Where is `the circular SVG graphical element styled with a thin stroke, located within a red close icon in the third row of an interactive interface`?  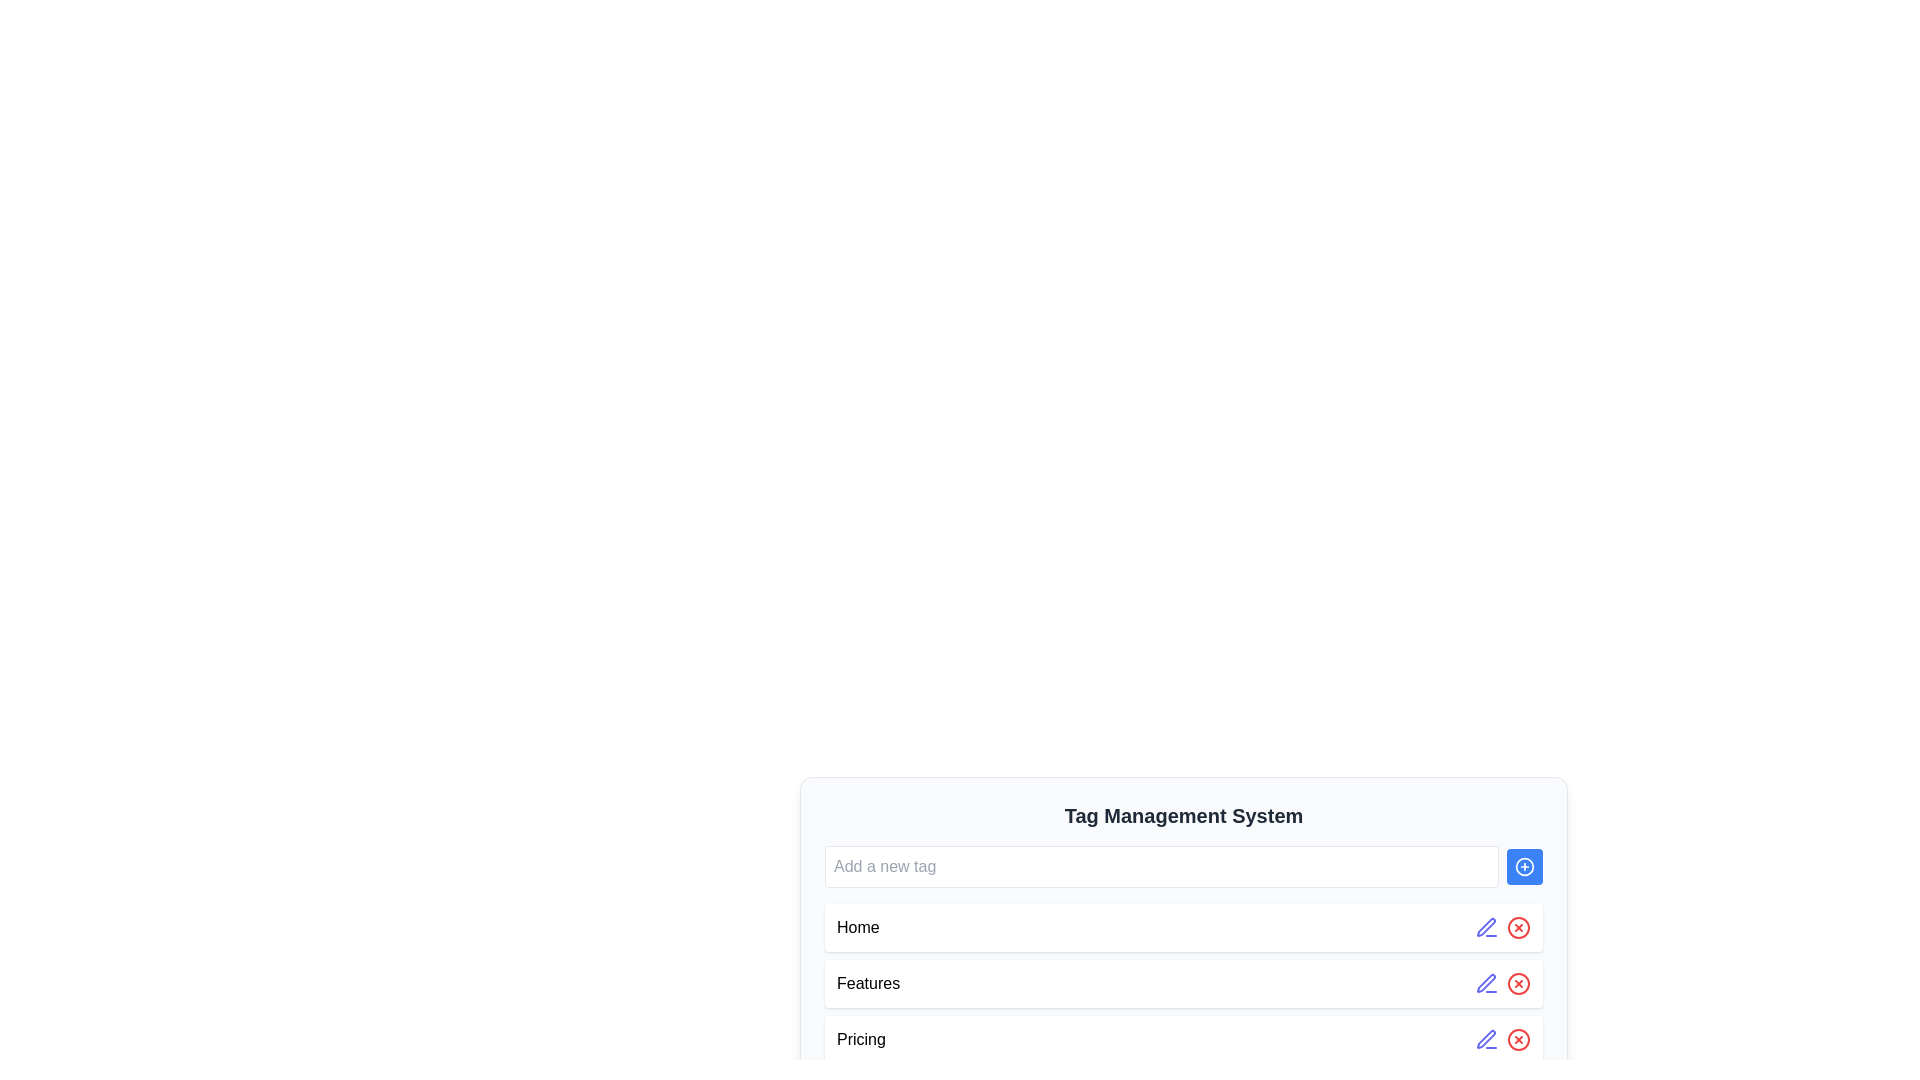 the circular SVG graphical element styled with a thin stroke, located within a red close icon in the third row of an interactive interface is located at coordinates (1518, 1039).